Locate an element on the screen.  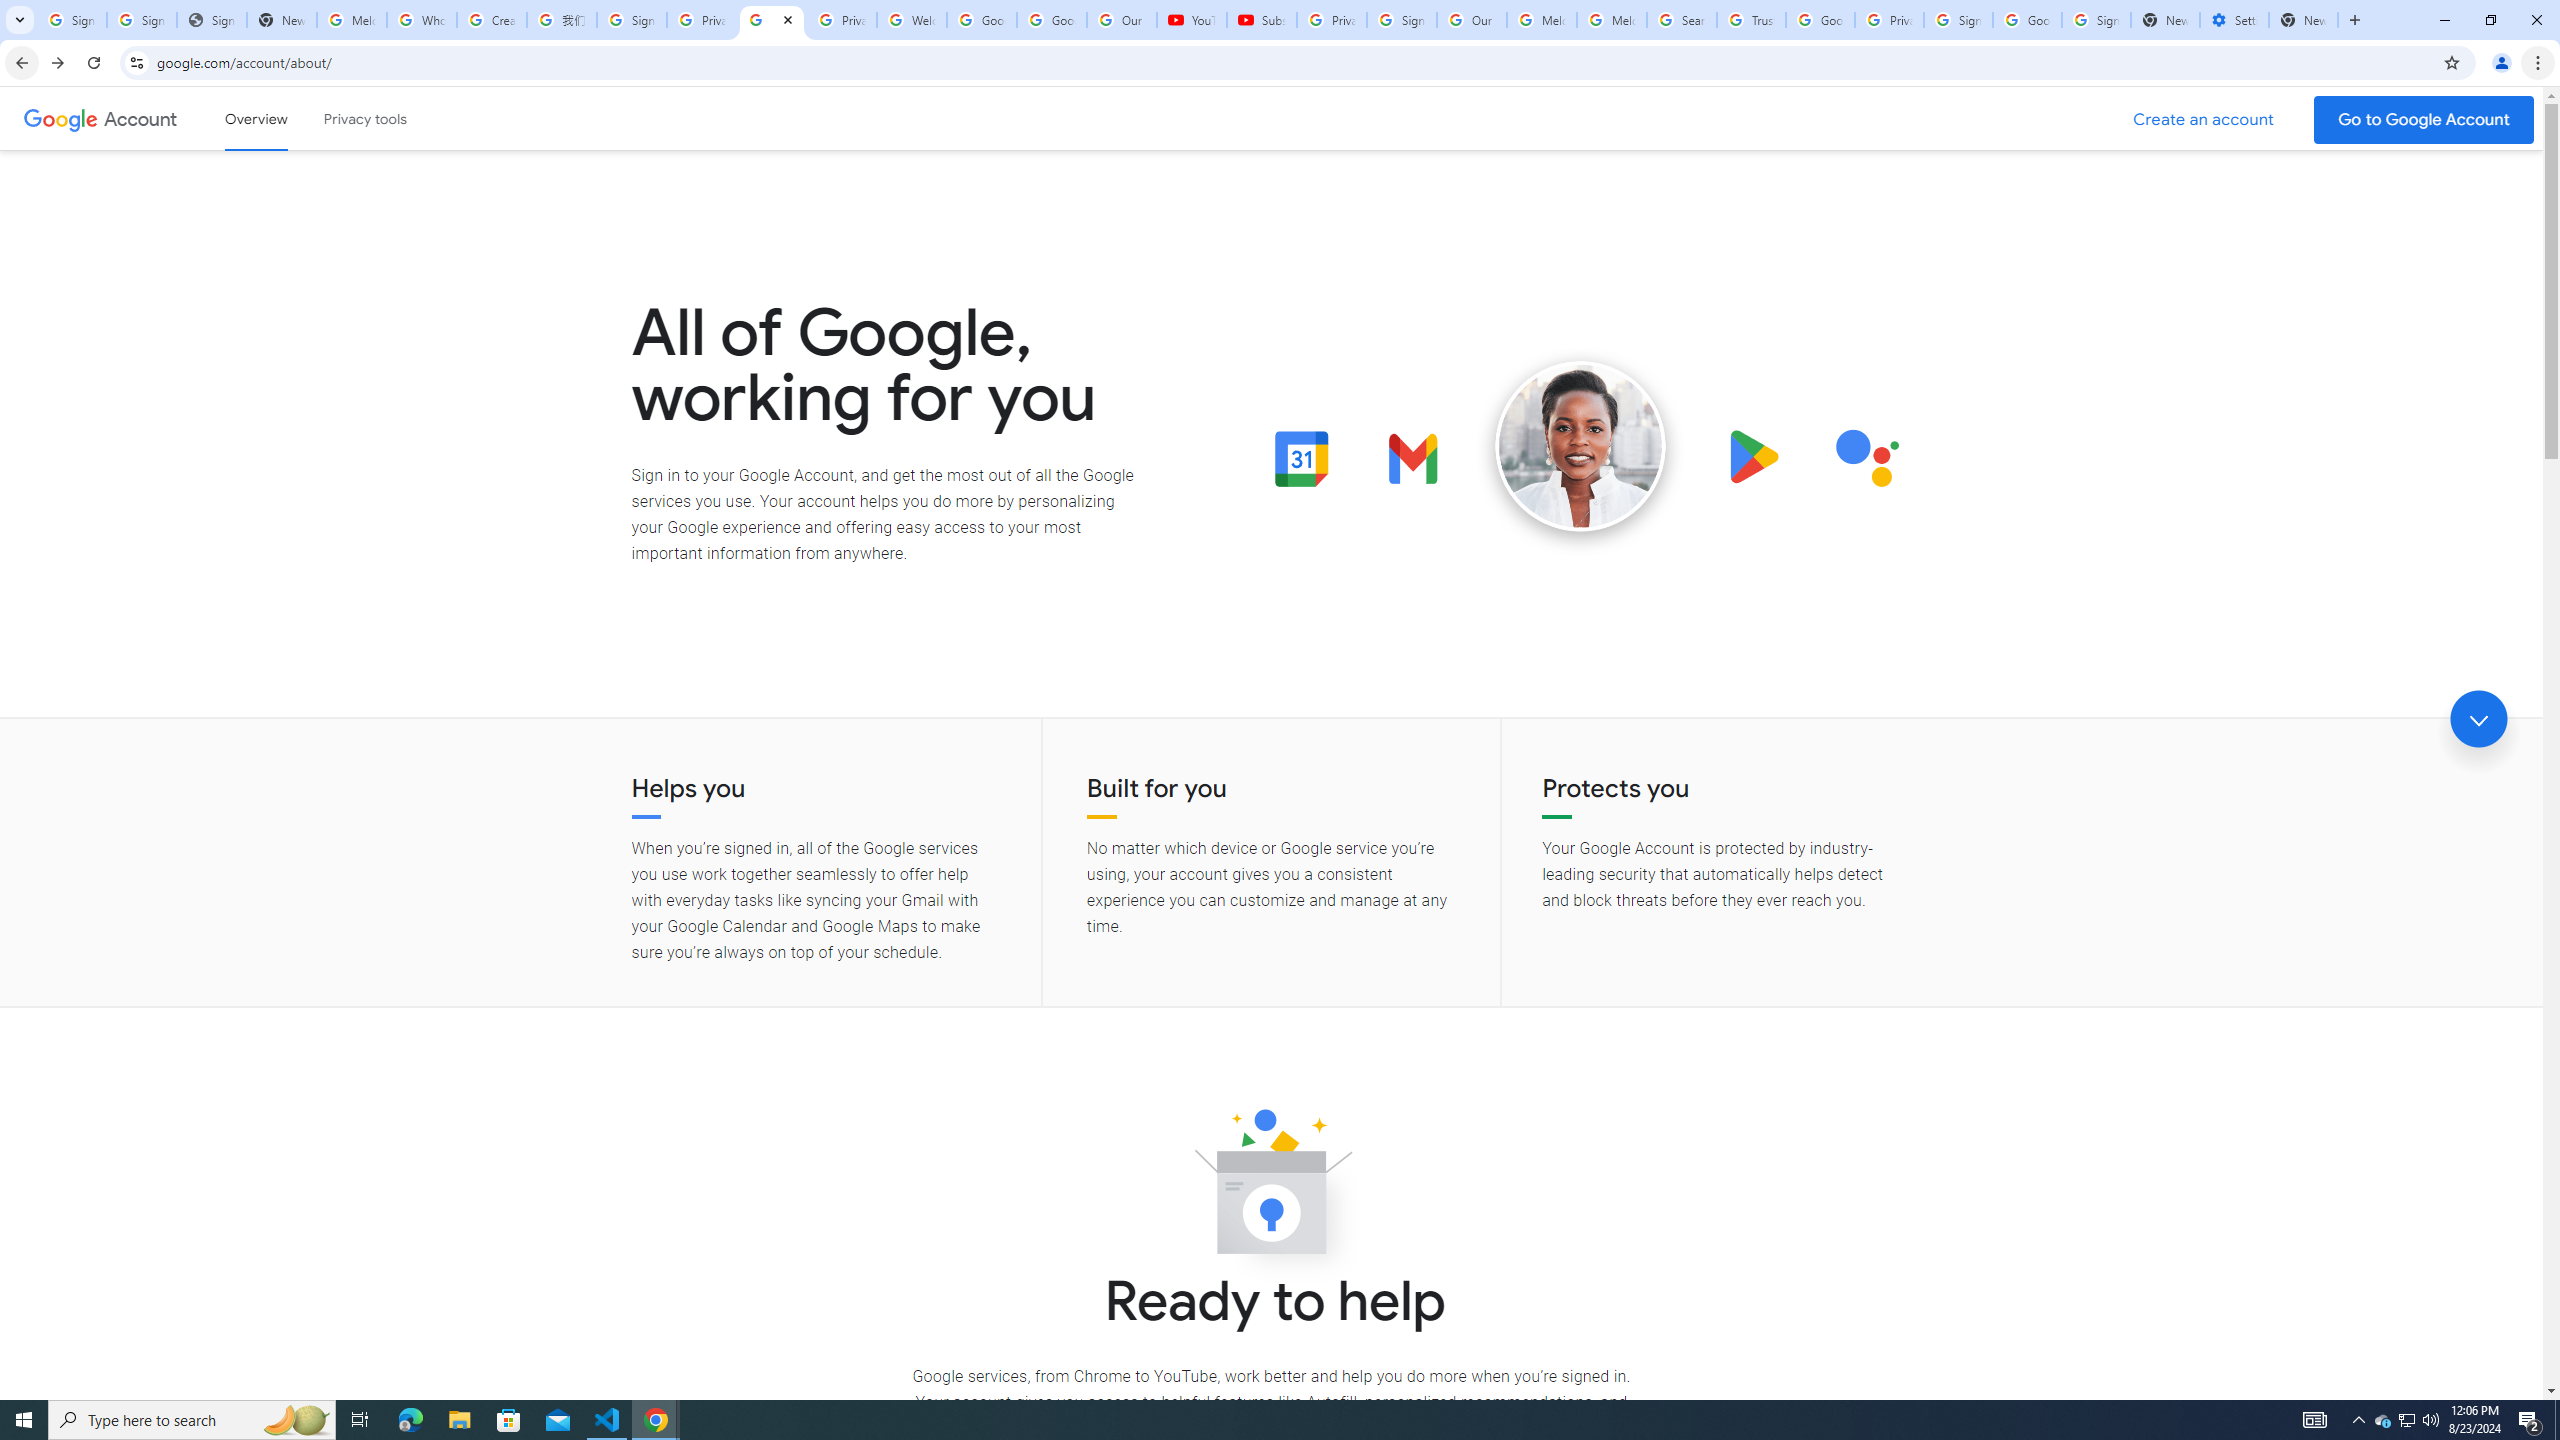
'Create a Google Account' is located at coordinates (2204, 119).